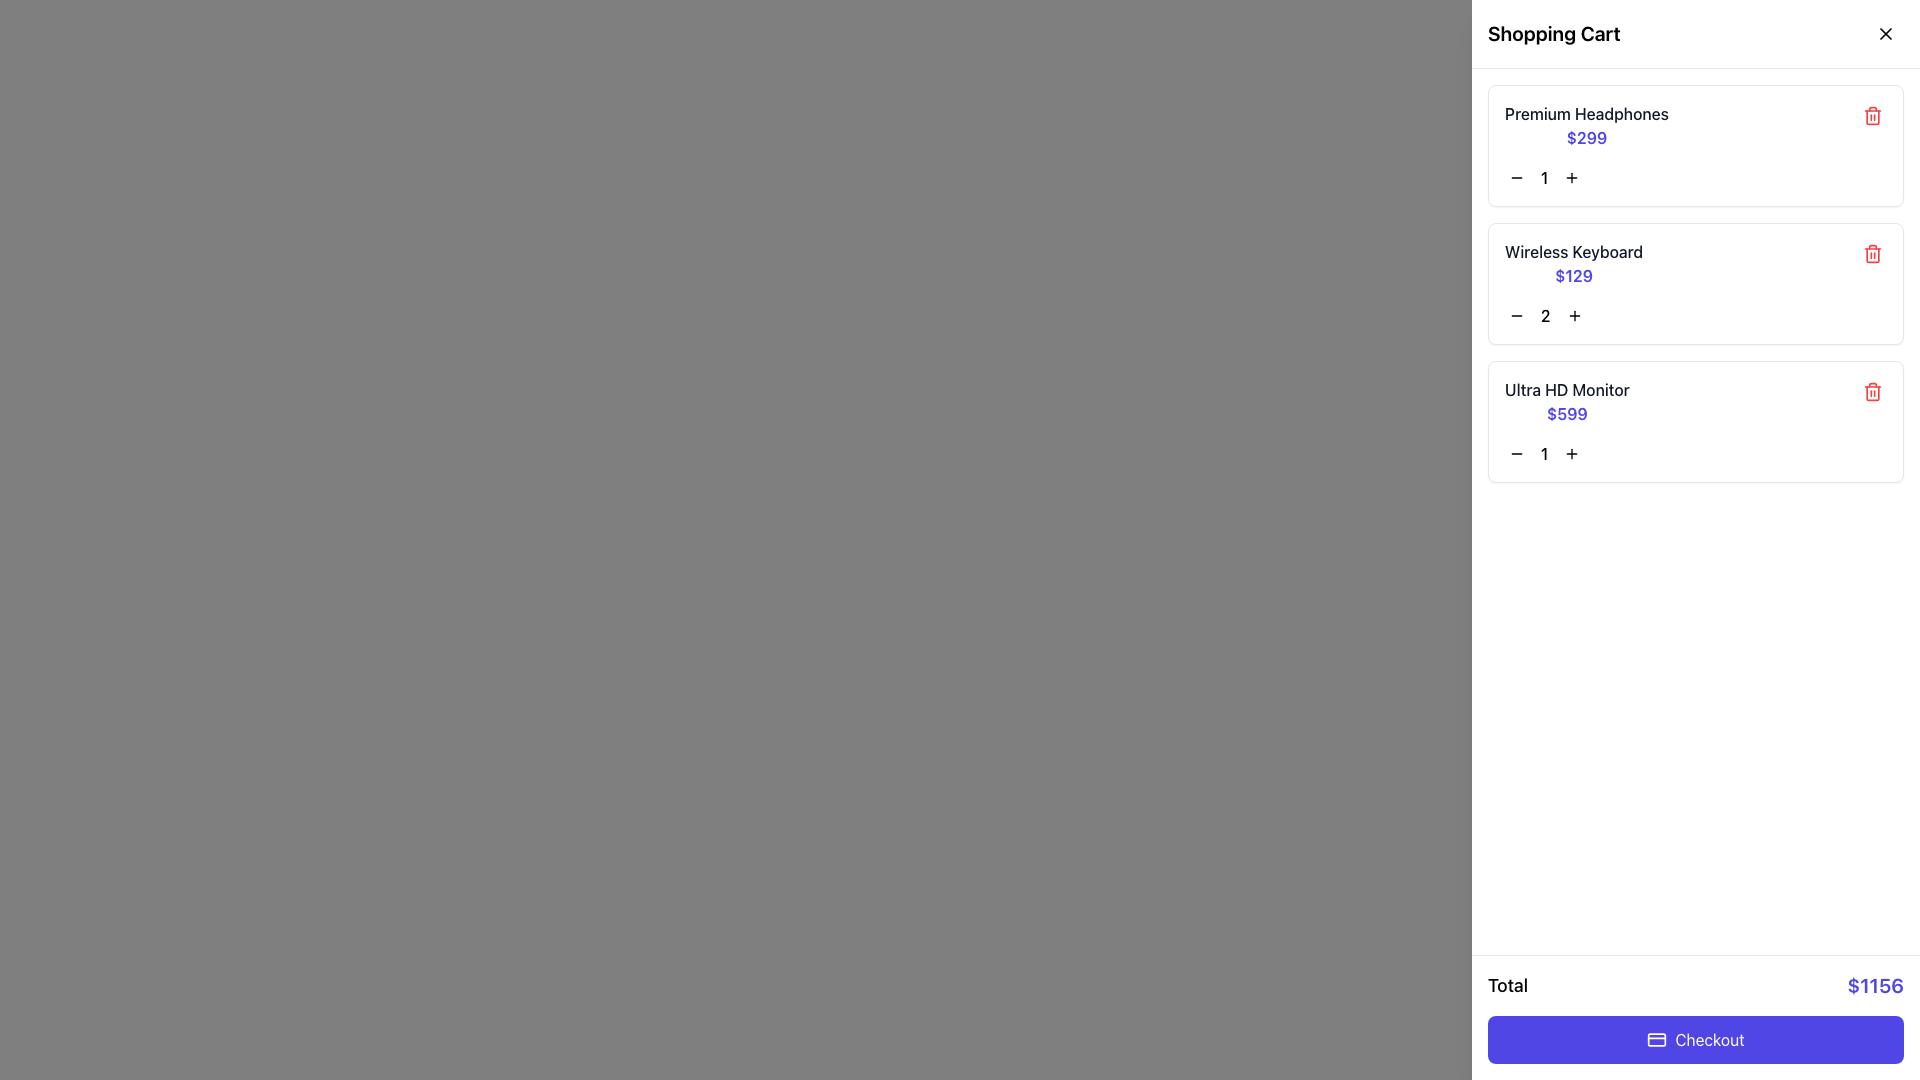  What do you see at coordinates (1571, 176) in the screenshot?
I see `the plus-shaped icon within the circular button located in the first product card of the shopping cart section` at bounding box center [1571, 176].